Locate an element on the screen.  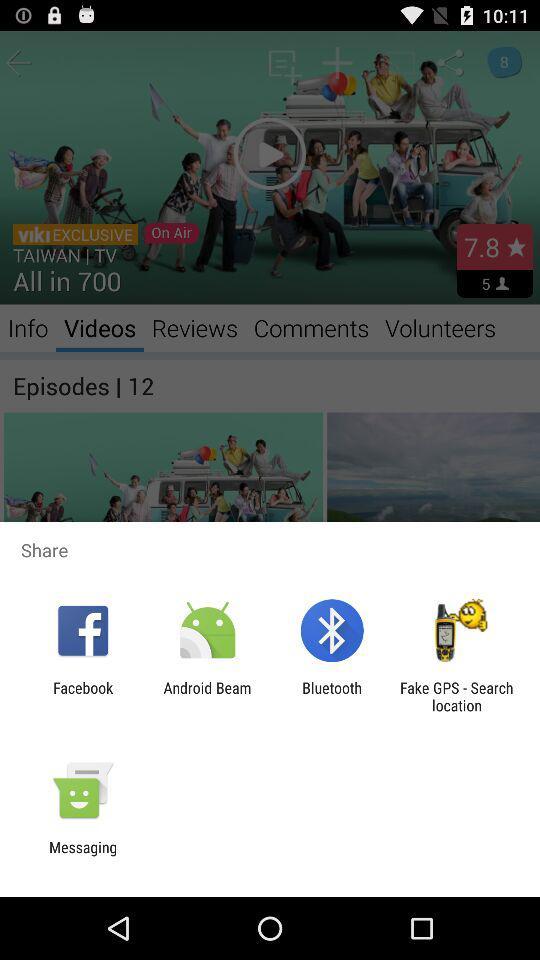
the item to the right of the facebook item is located at coordinates (206, 696).